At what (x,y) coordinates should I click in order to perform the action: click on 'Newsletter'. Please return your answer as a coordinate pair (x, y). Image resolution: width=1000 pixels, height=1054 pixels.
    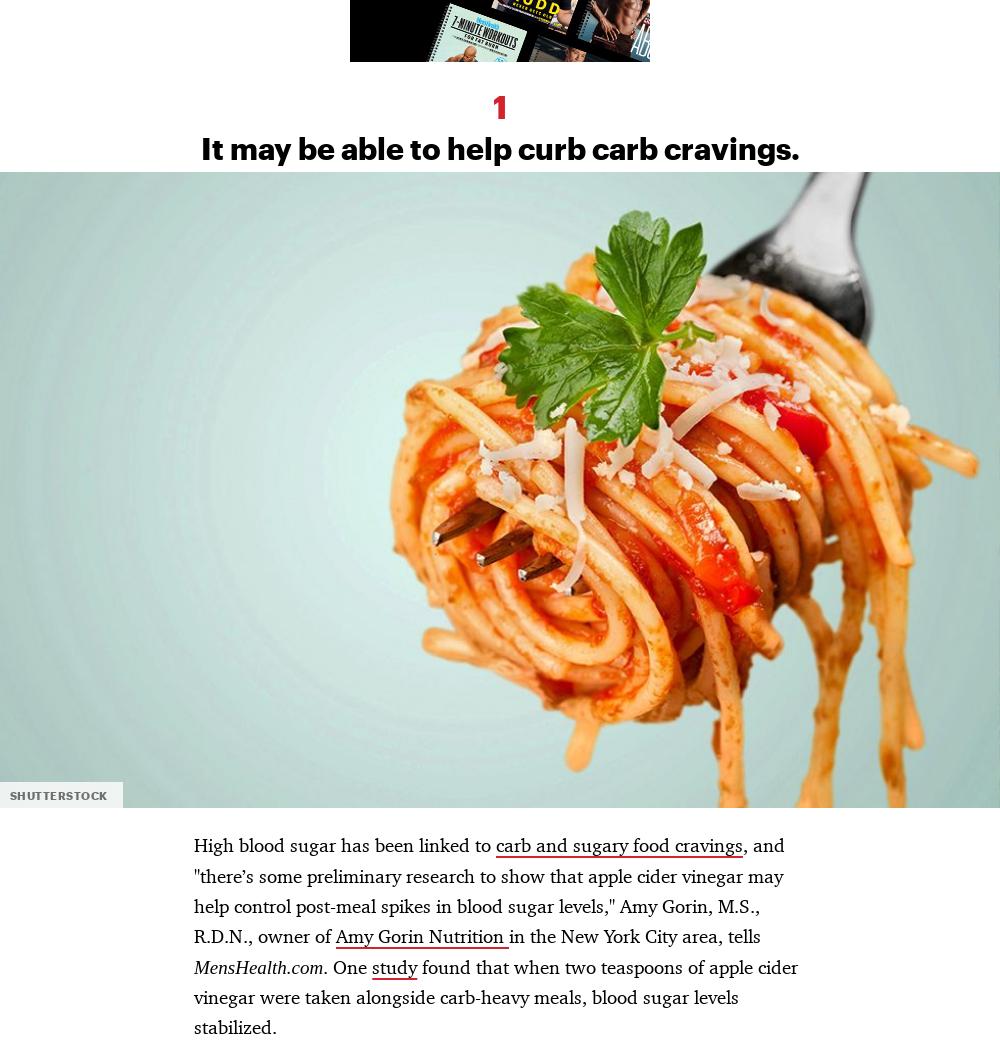
    Looking at the image, I should click on (307, 145).